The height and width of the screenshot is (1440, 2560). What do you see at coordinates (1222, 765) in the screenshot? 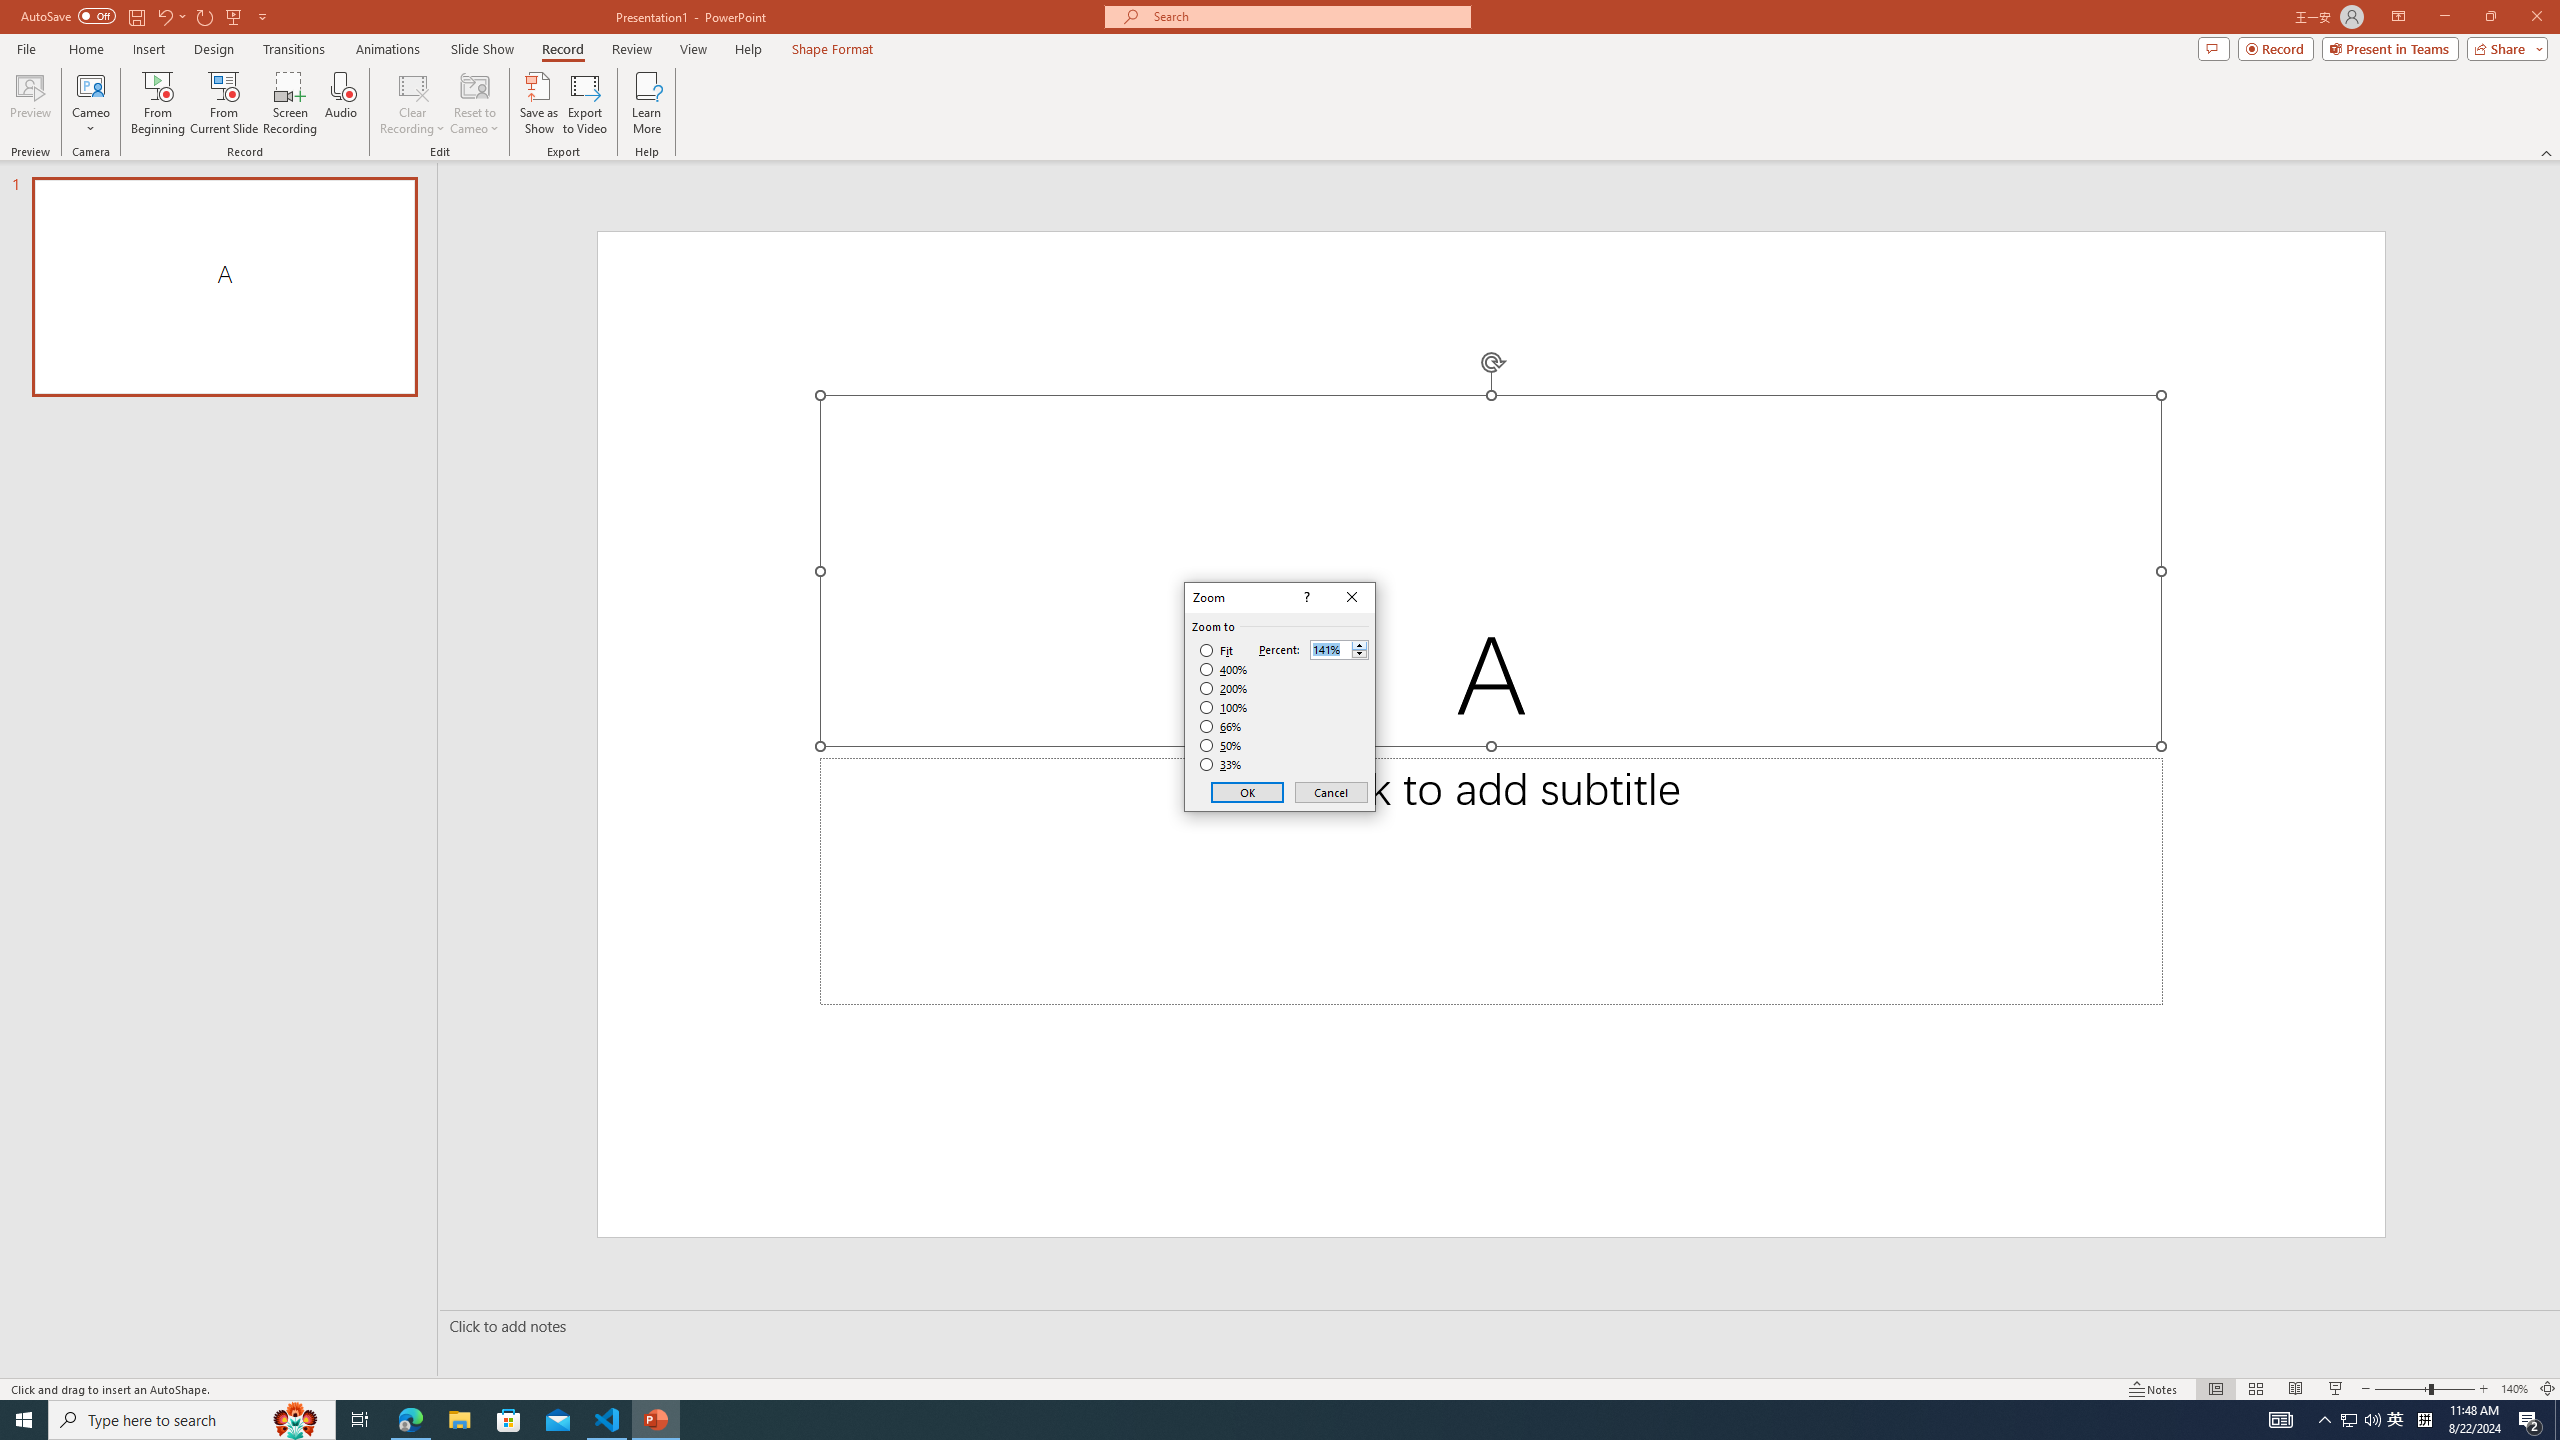
I see `'33%'` at bounding box center [1222, 765].